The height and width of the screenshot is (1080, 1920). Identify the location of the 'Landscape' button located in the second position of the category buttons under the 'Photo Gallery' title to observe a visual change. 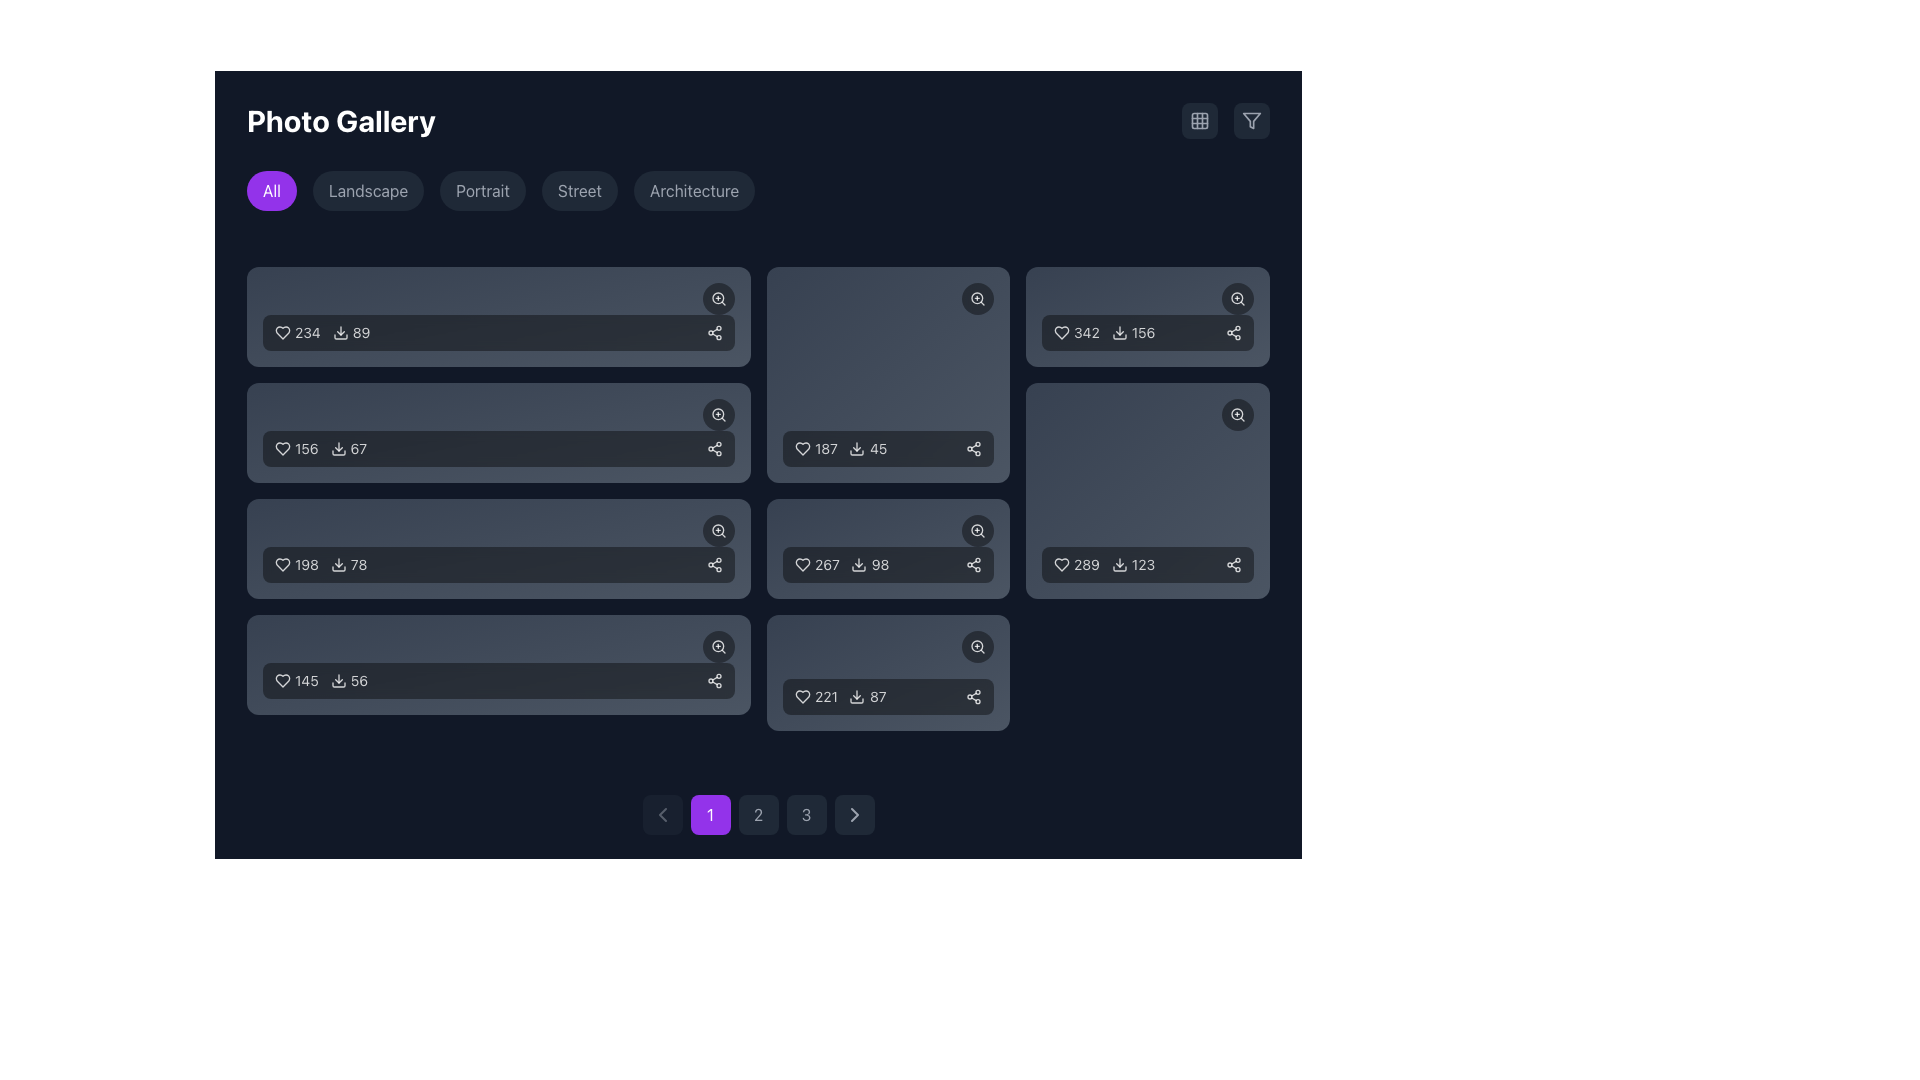
(368, 191).